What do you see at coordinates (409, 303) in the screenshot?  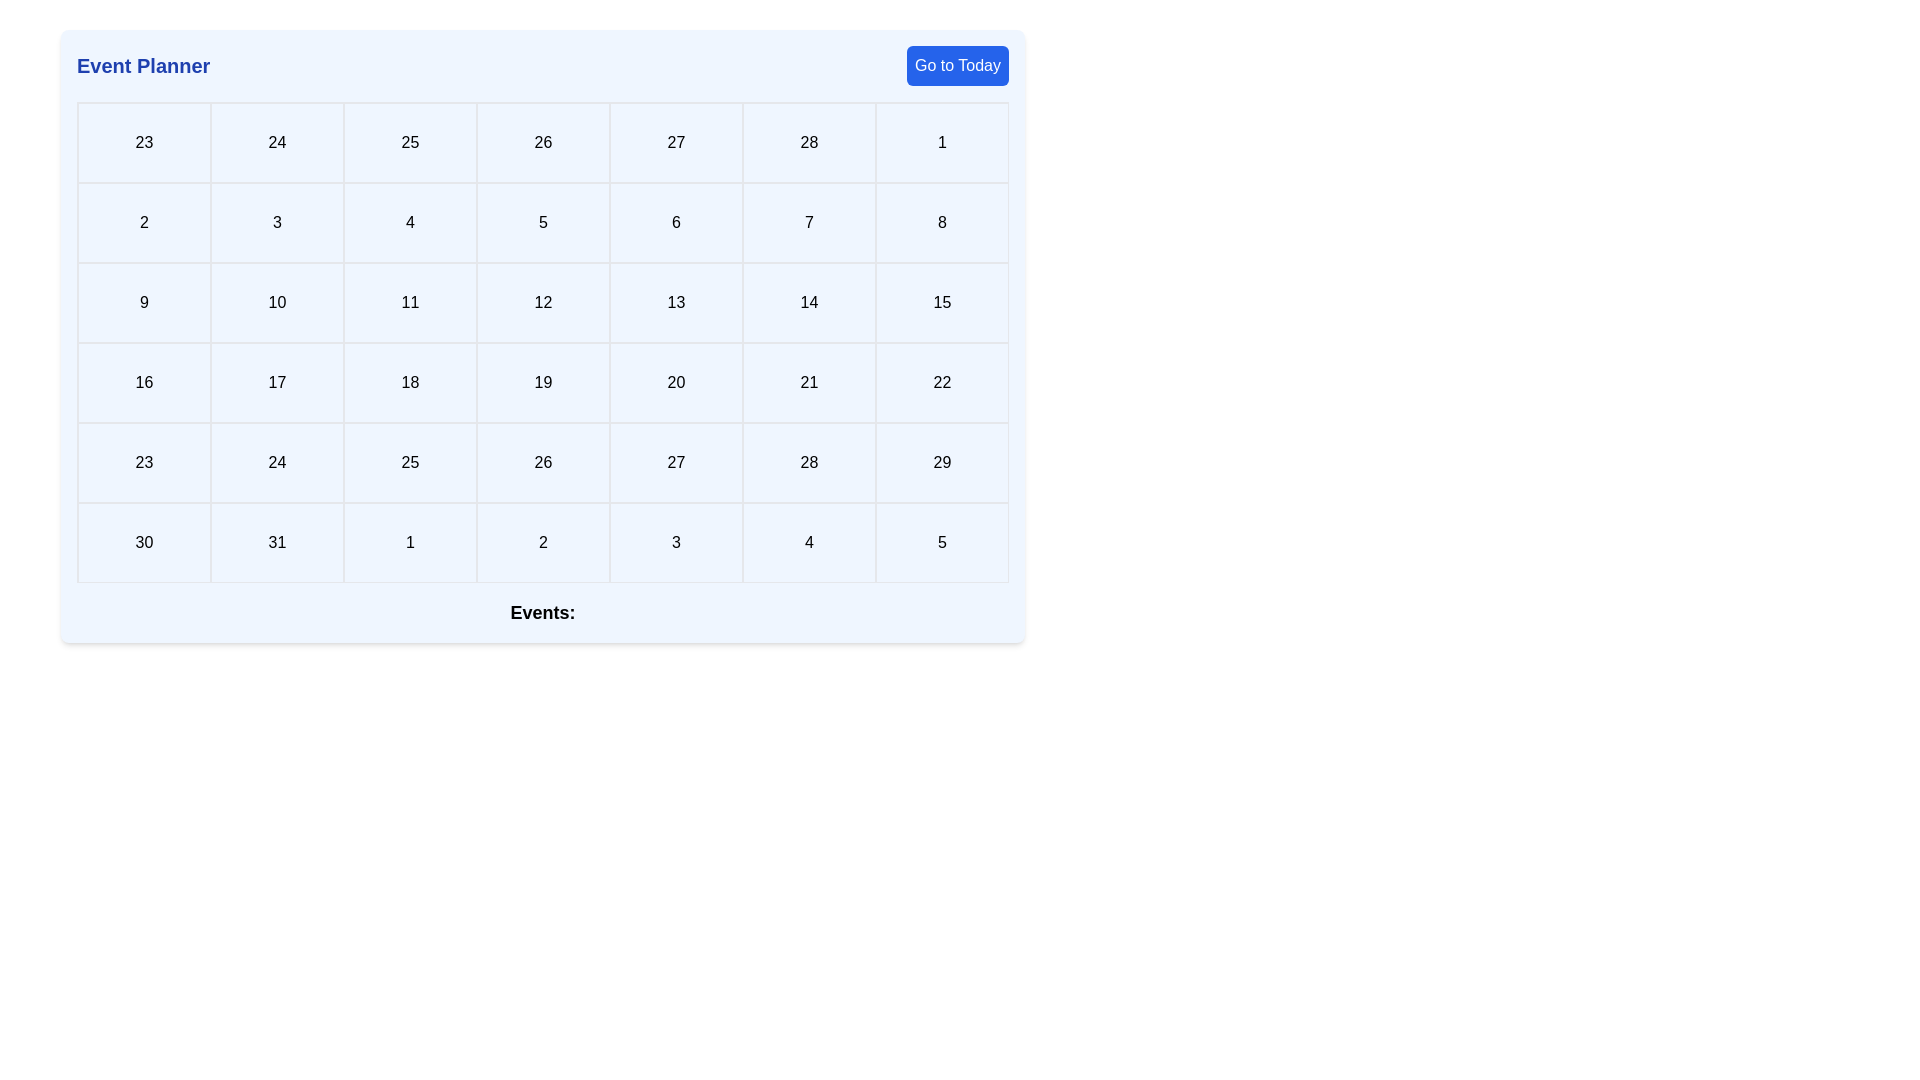 I see `the calendar grid cell representing the day '11'` at bounding box center [409, 303].